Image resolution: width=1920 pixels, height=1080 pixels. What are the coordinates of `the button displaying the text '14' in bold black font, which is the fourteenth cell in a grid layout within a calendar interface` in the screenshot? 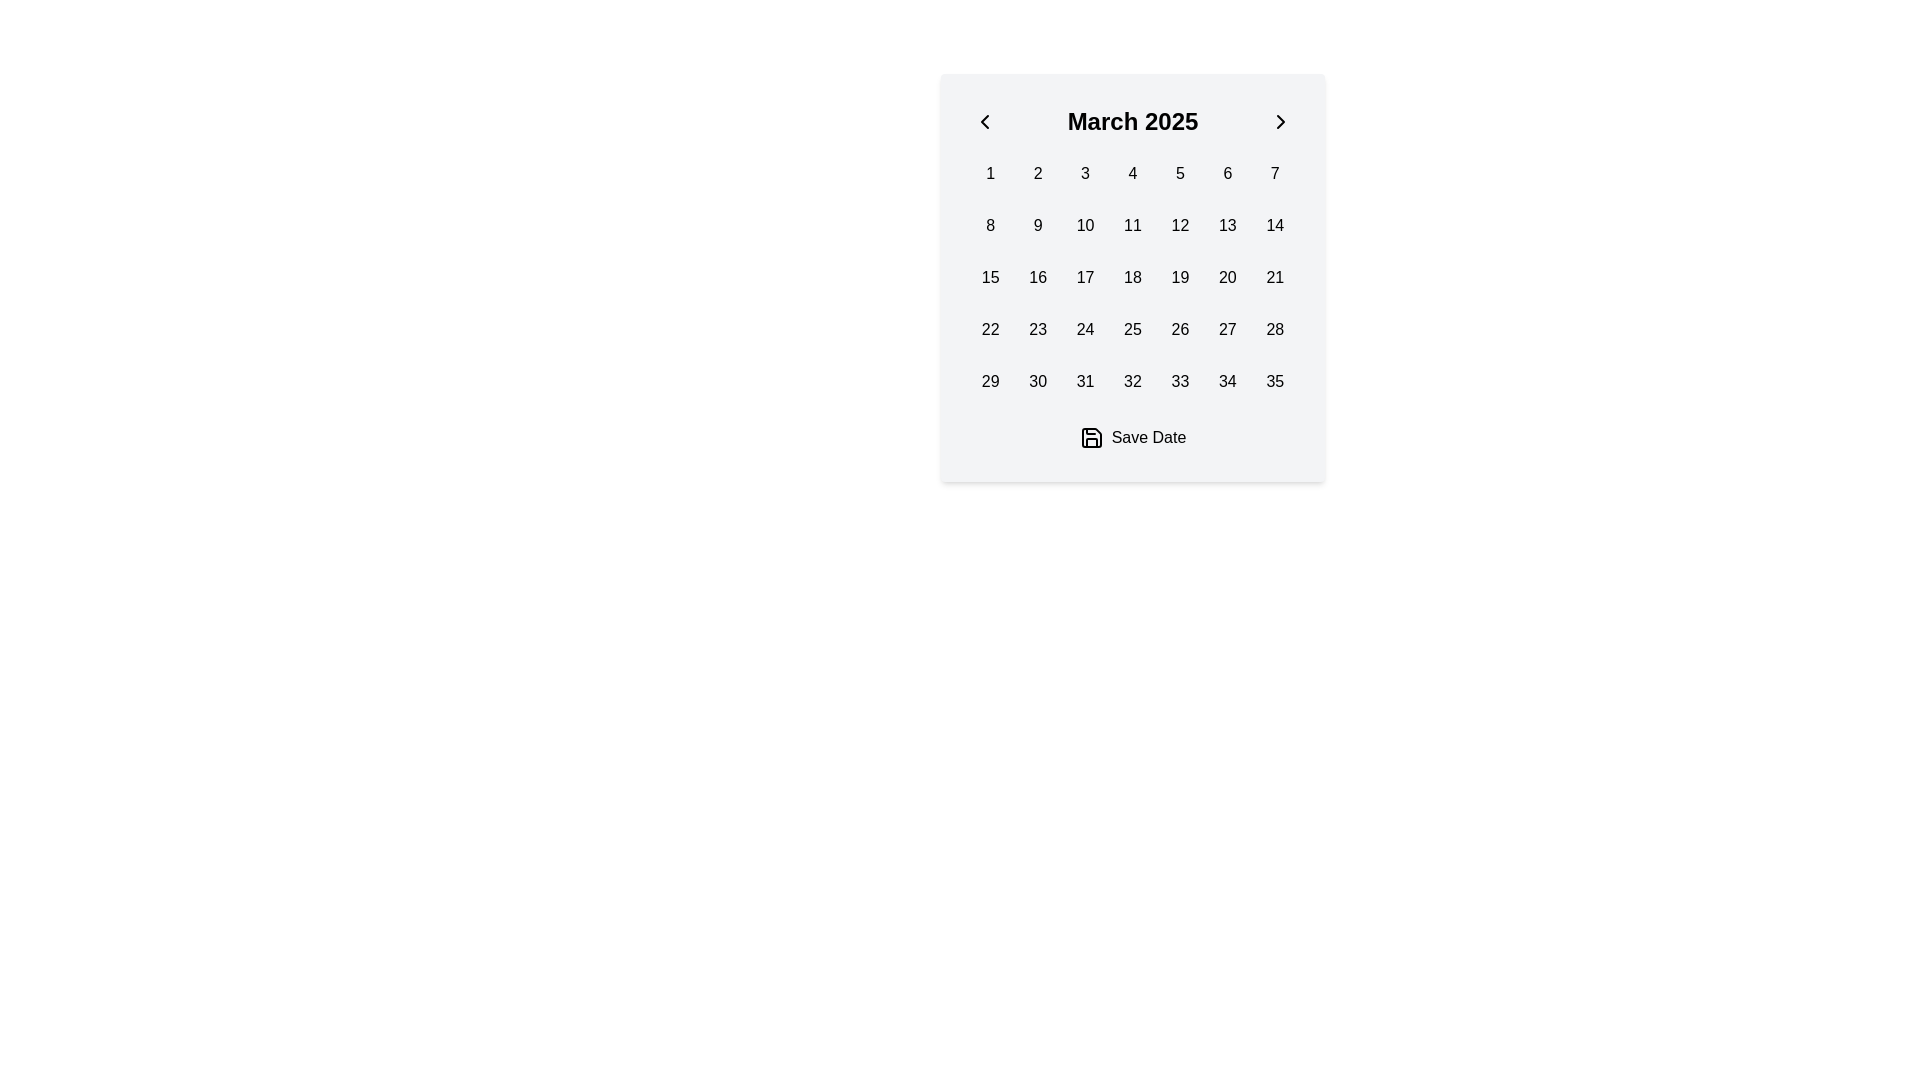 It's located at (1274, 225).